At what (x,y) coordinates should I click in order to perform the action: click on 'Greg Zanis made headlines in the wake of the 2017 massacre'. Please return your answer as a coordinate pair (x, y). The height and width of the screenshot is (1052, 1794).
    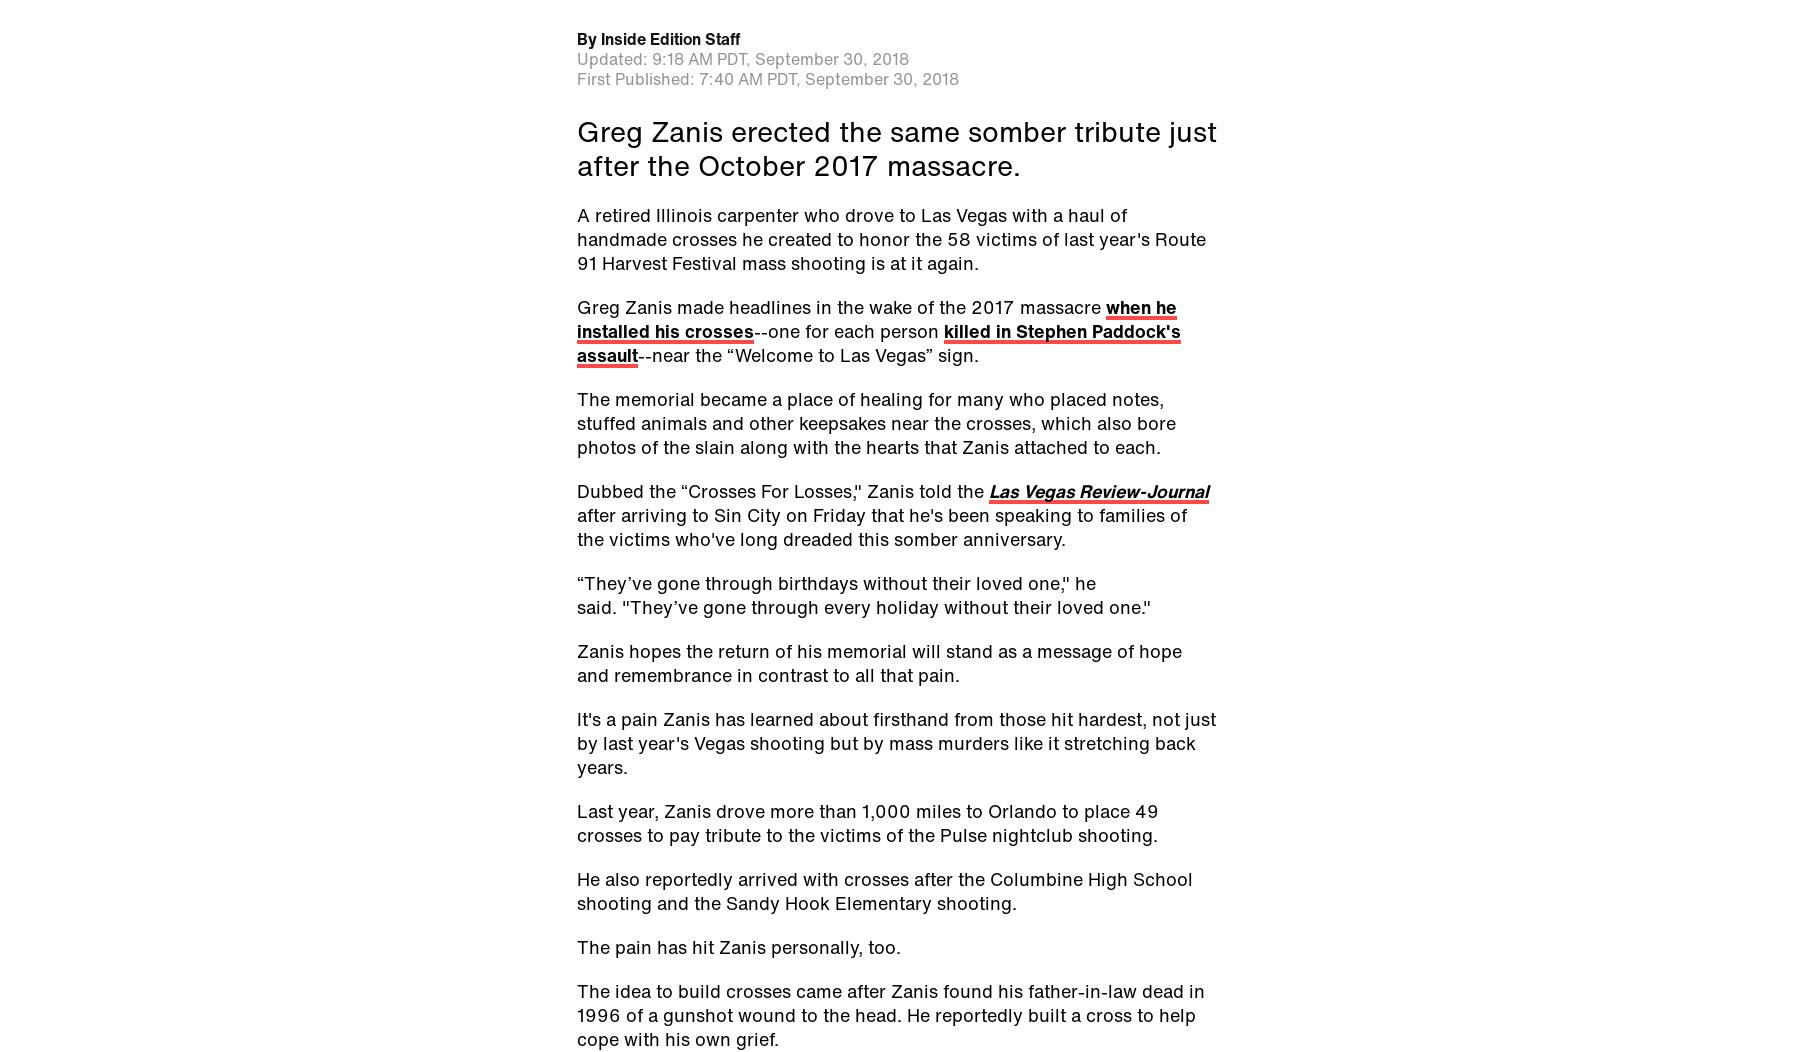
    Looking at the image, I should click on (576, 306).